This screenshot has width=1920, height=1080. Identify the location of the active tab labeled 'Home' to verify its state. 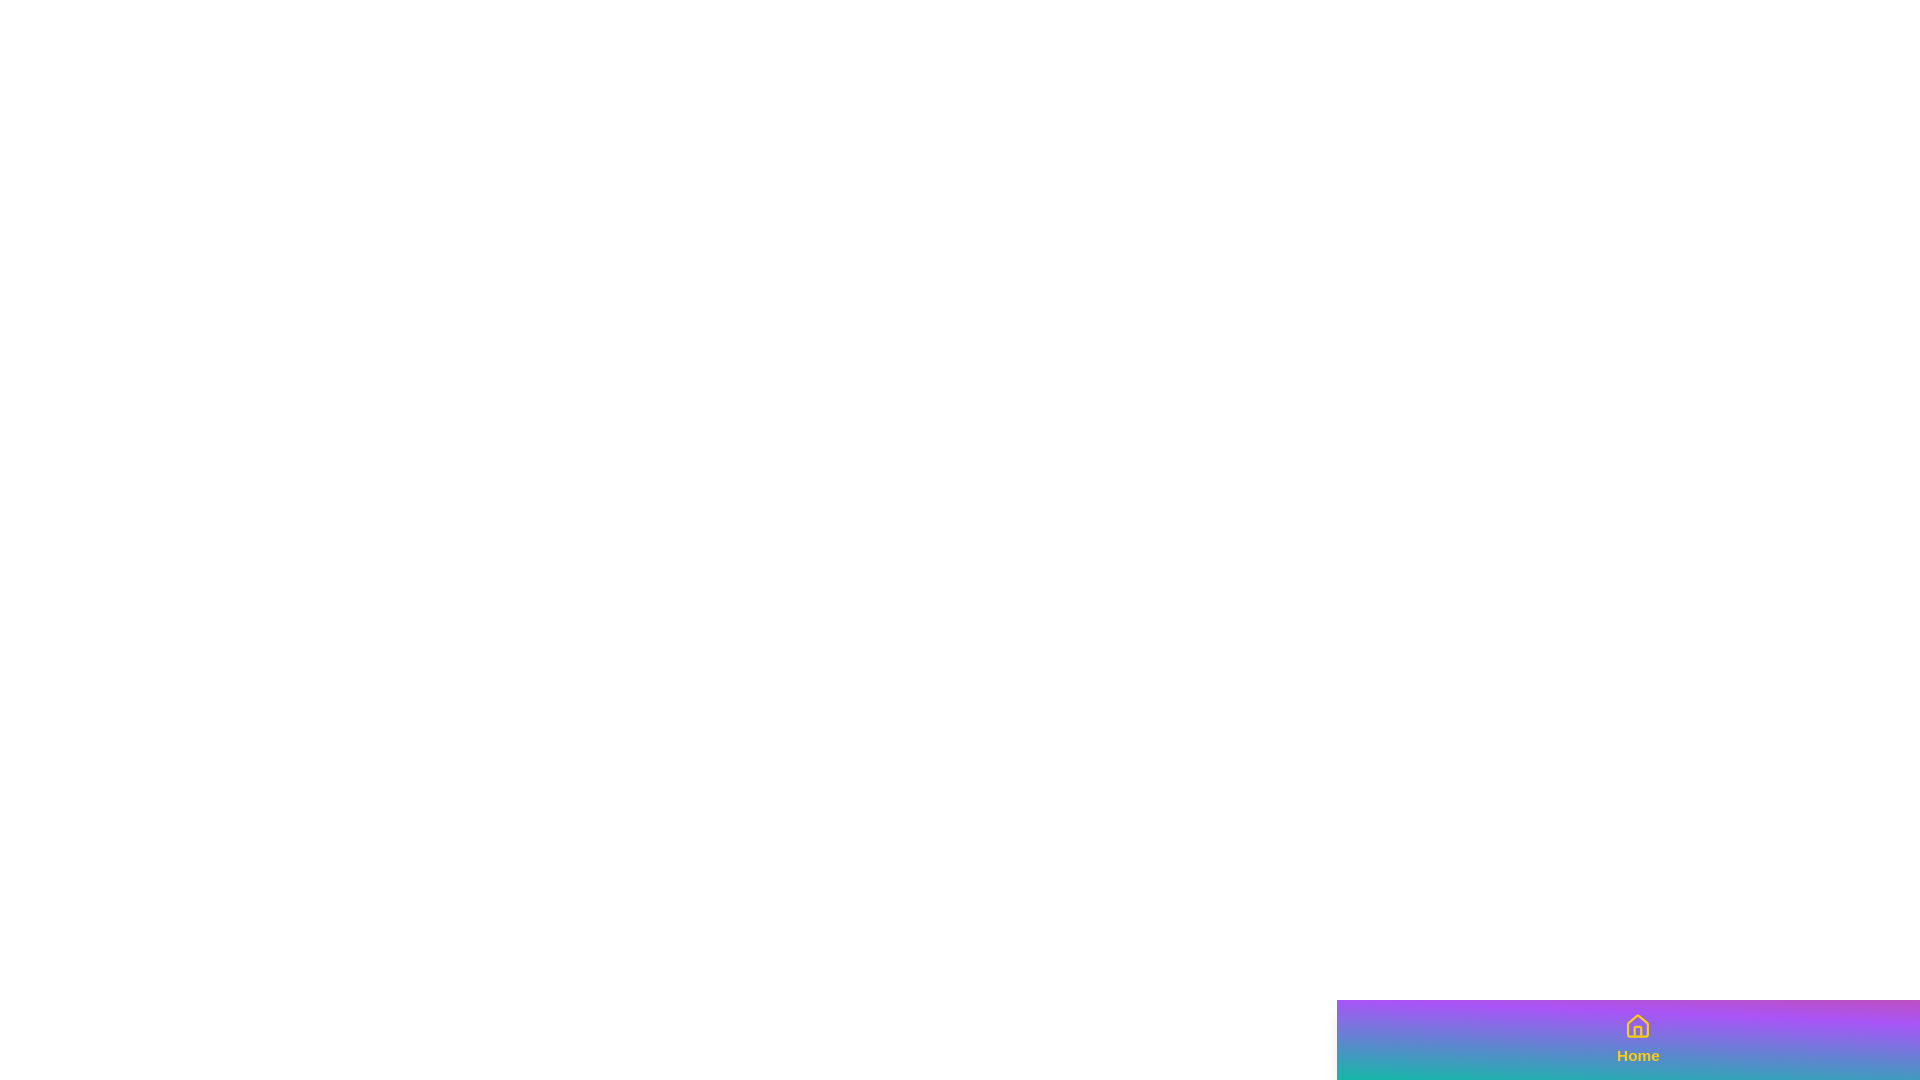
(1638, 1039).